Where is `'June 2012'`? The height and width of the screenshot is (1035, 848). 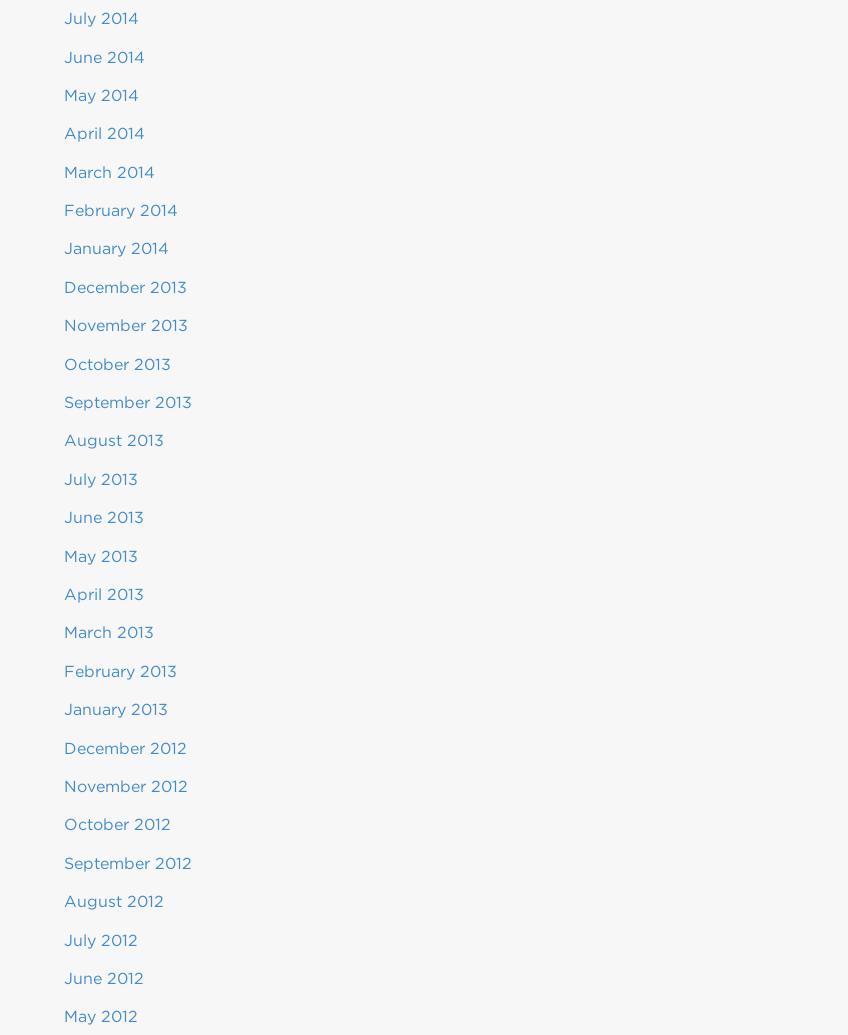
'June 2012' is located at coordinates (103, 976).